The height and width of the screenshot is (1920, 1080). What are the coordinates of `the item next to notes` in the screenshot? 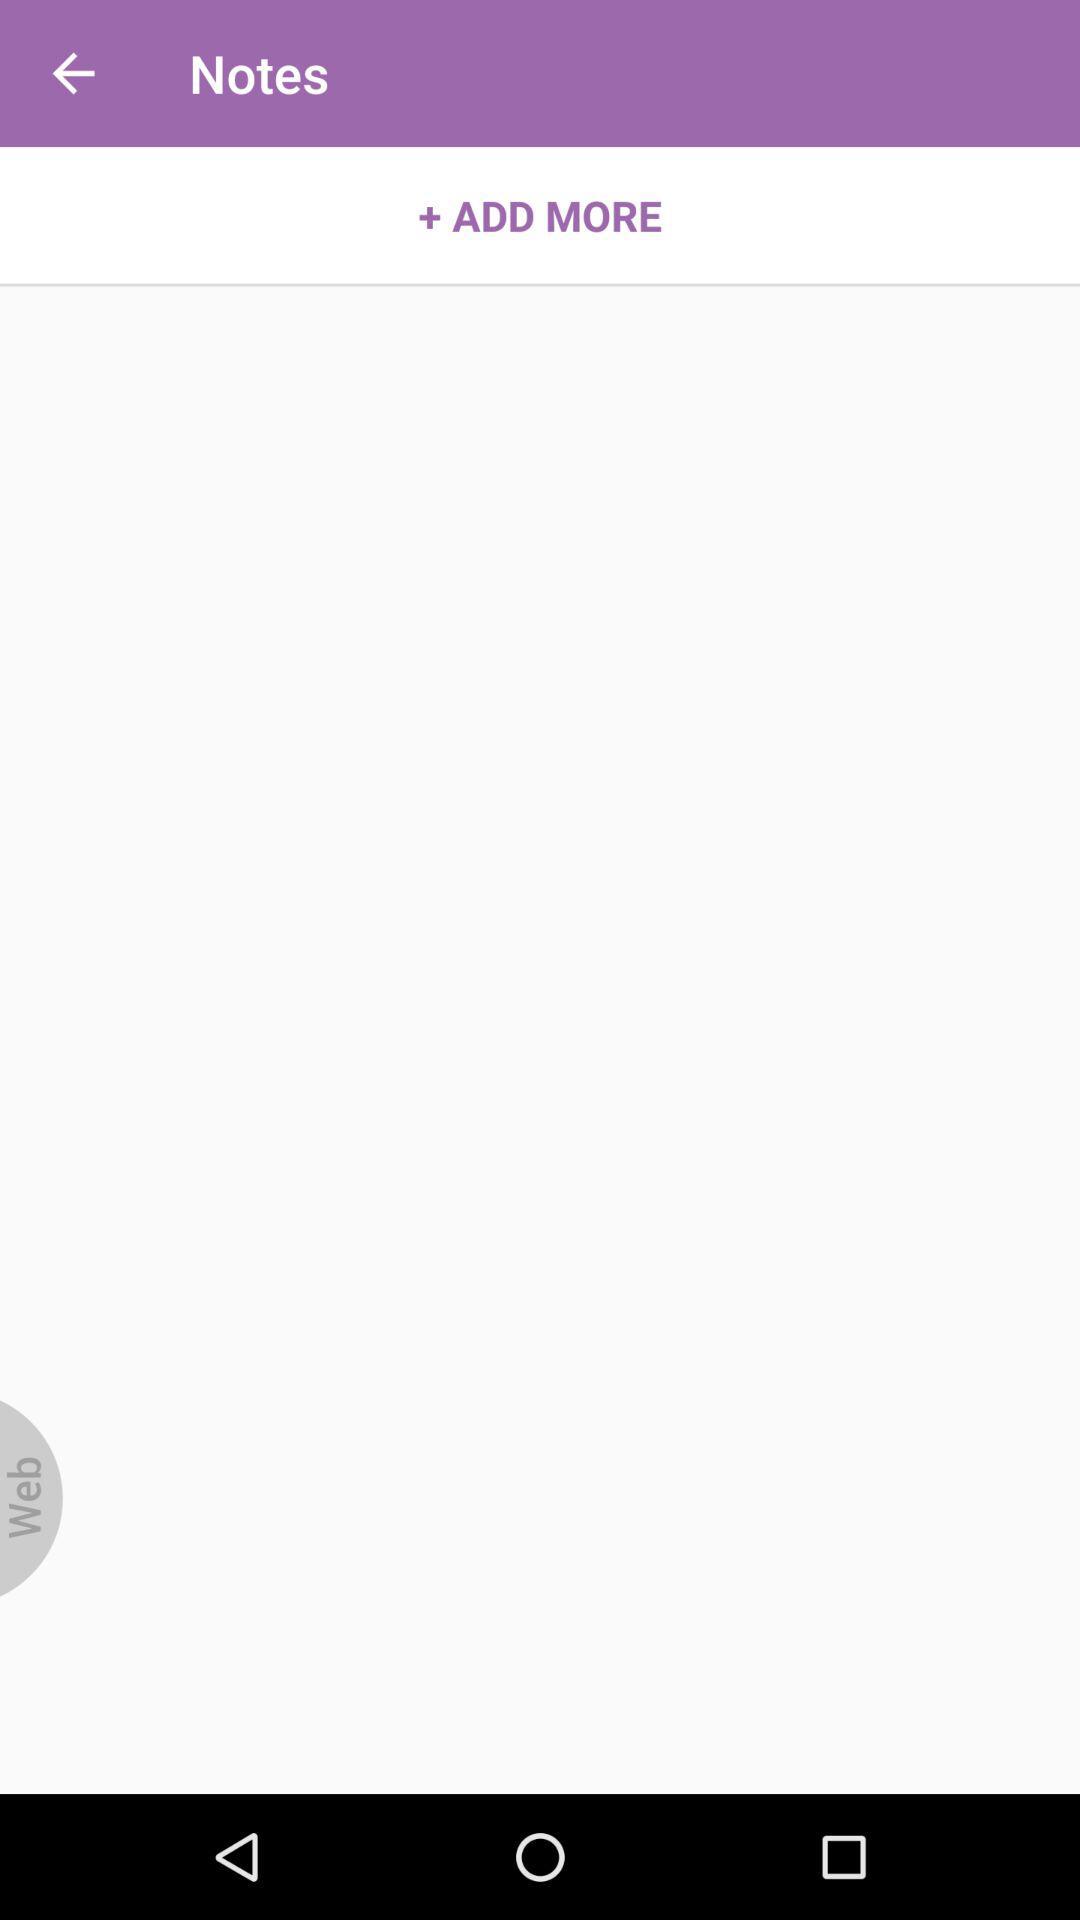 It's located at (72, 73).